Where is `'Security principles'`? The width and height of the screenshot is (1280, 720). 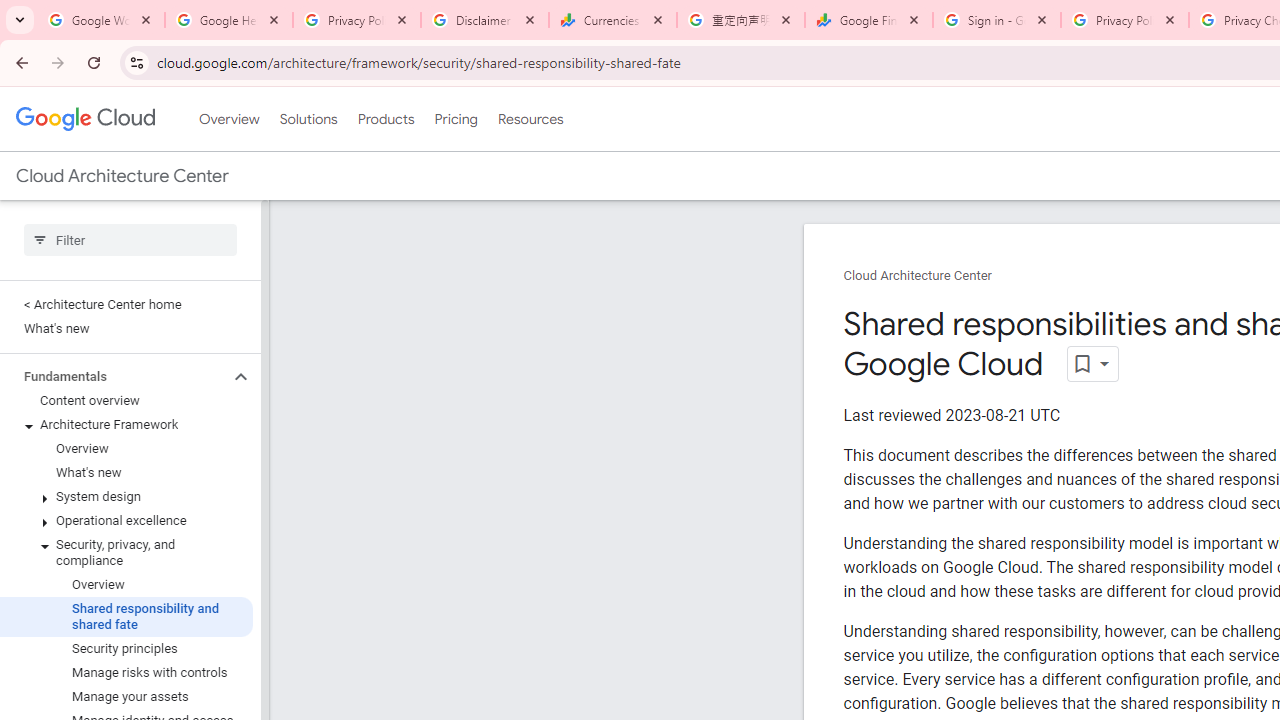 'Security principles' is located at coordinates (125, 649).